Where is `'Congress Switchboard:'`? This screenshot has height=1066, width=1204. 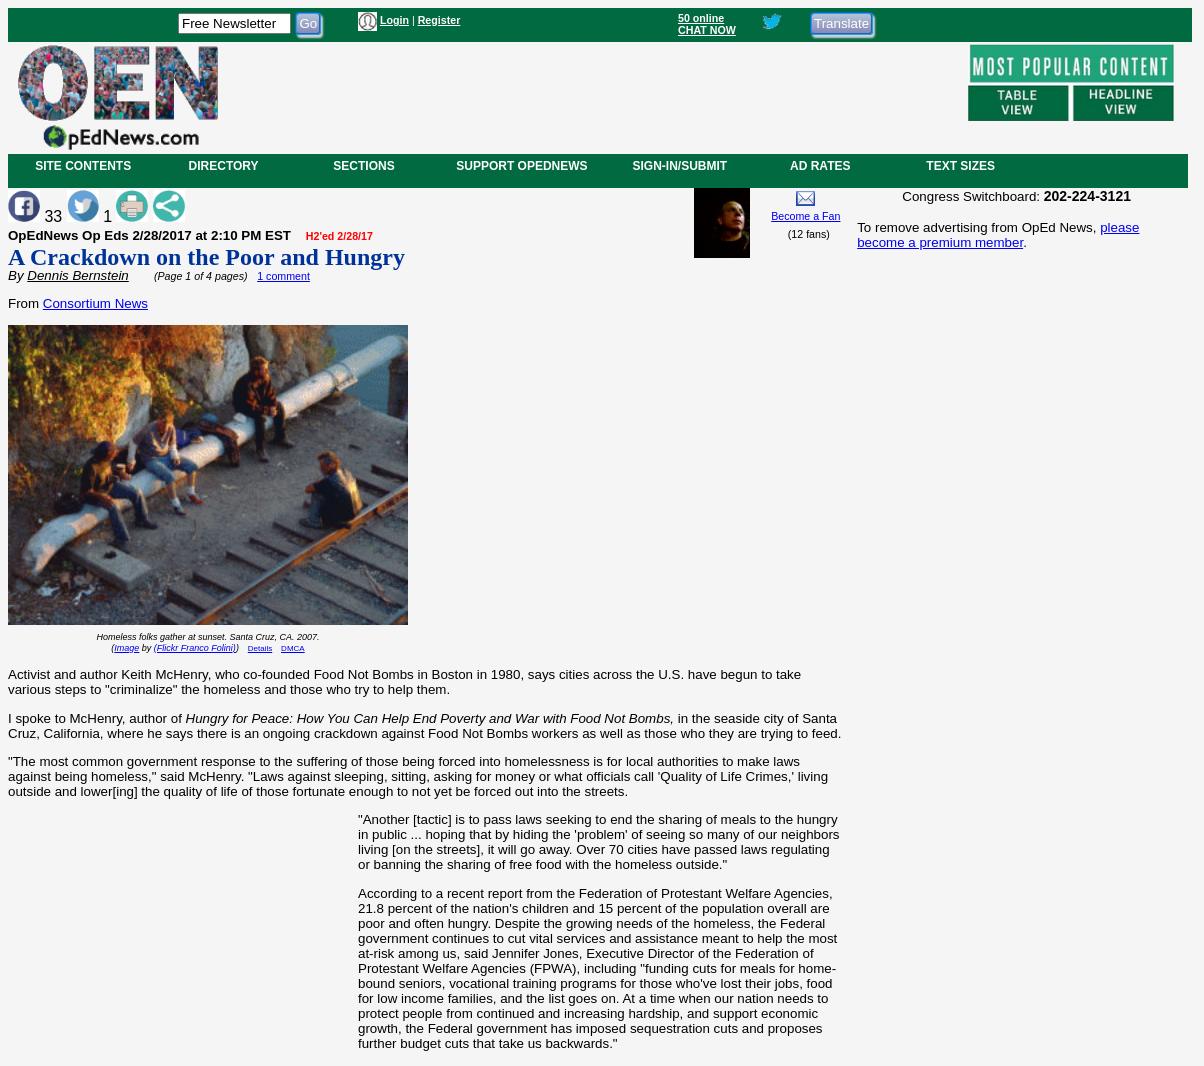
'Congress Switchboard:' is located at coordinates (972, 194).